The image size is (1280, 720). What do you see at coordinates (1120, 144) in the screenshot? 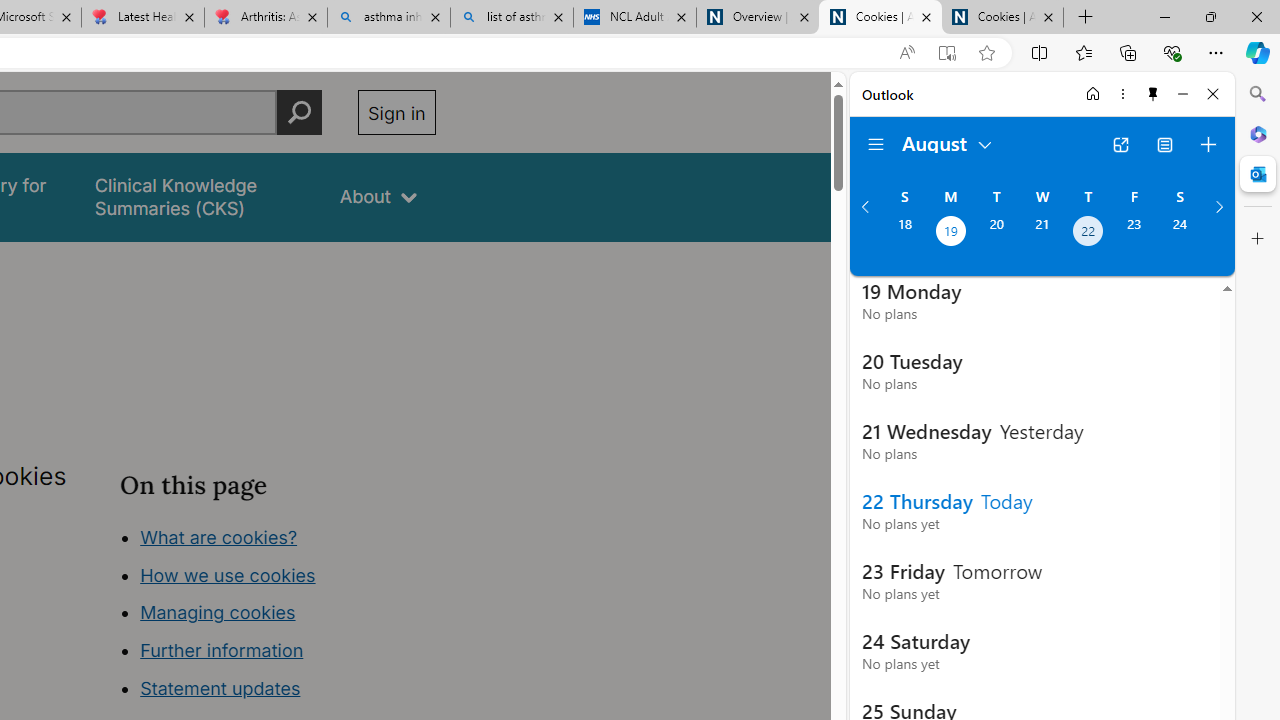
I see `'Open in new tab'` at bounding box center [1120, 144].